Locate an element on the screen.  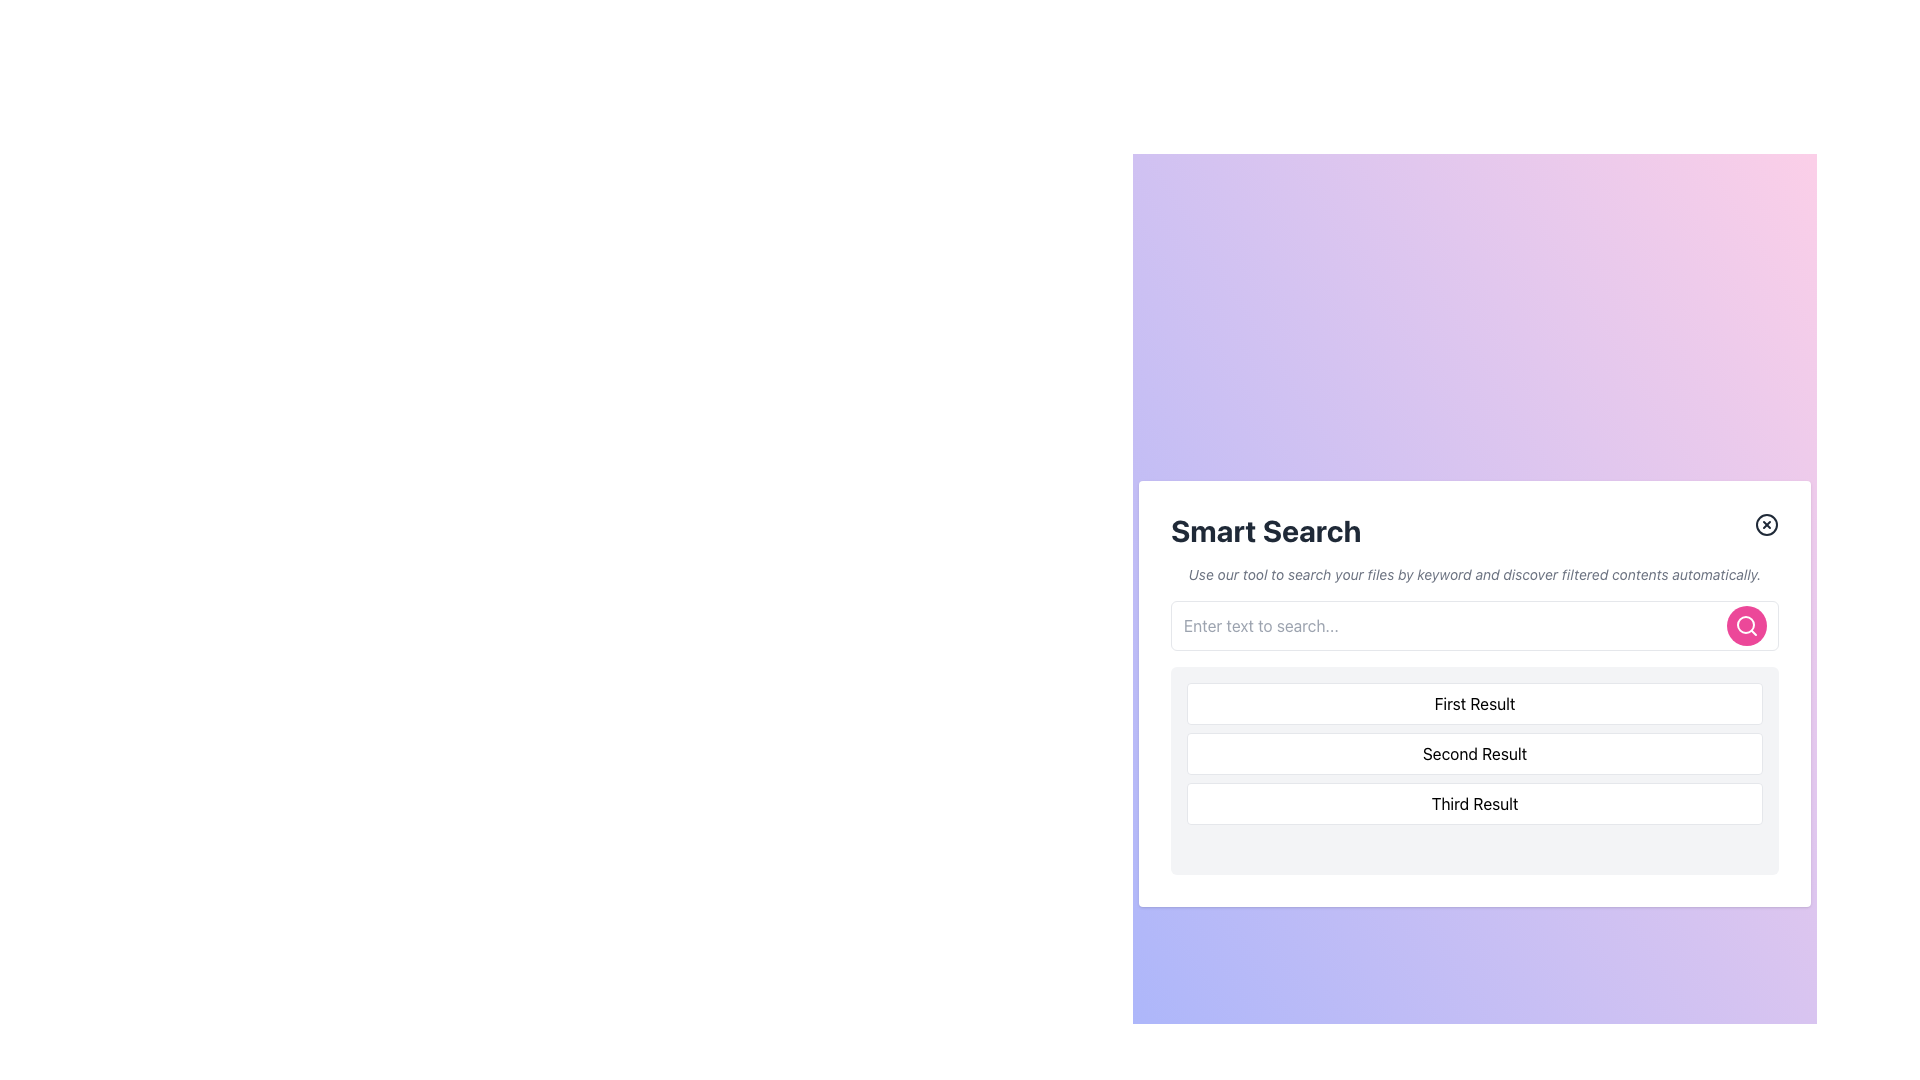
the selectable textual entry located in the middle of three similar items in the search results list is located at coordinates (1474, 753).